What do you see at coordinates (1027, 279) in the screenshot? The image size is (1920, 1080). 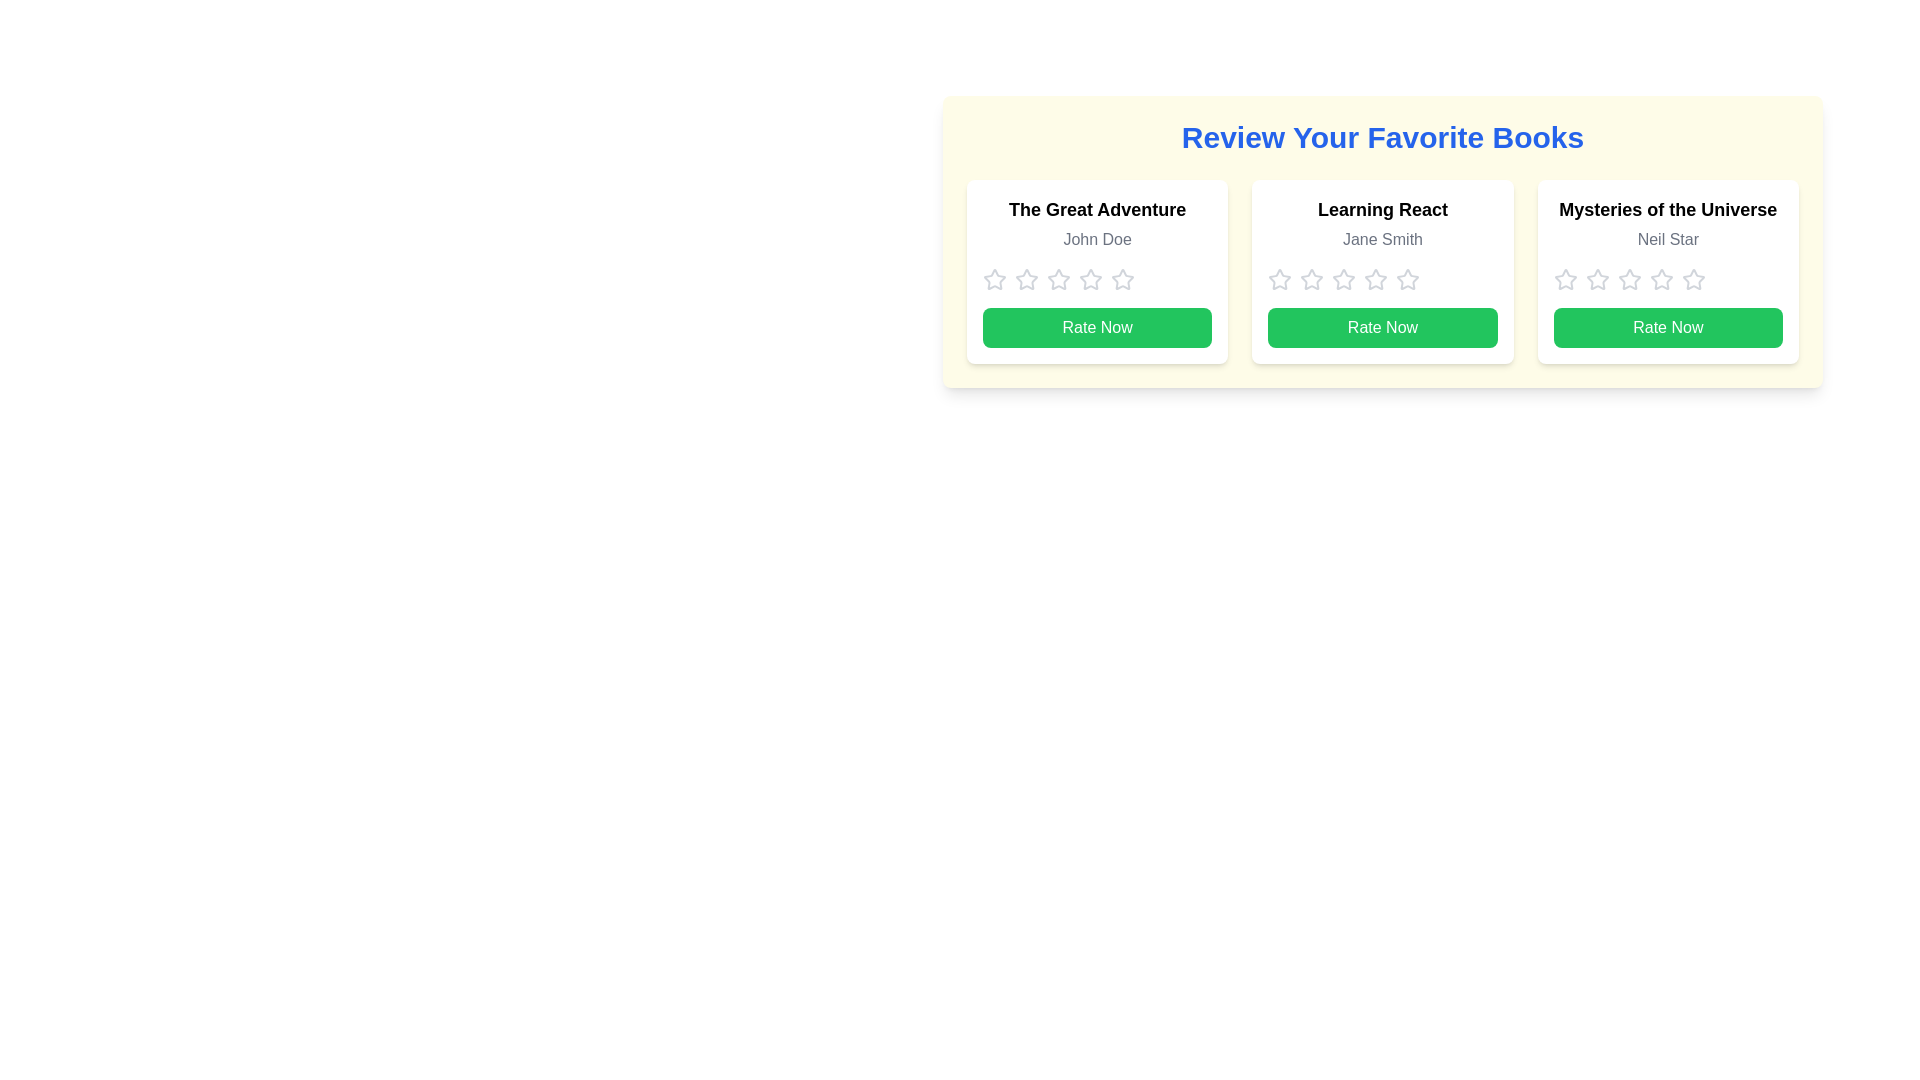 I see `the first rating star` at bounding box center [1027, 279].